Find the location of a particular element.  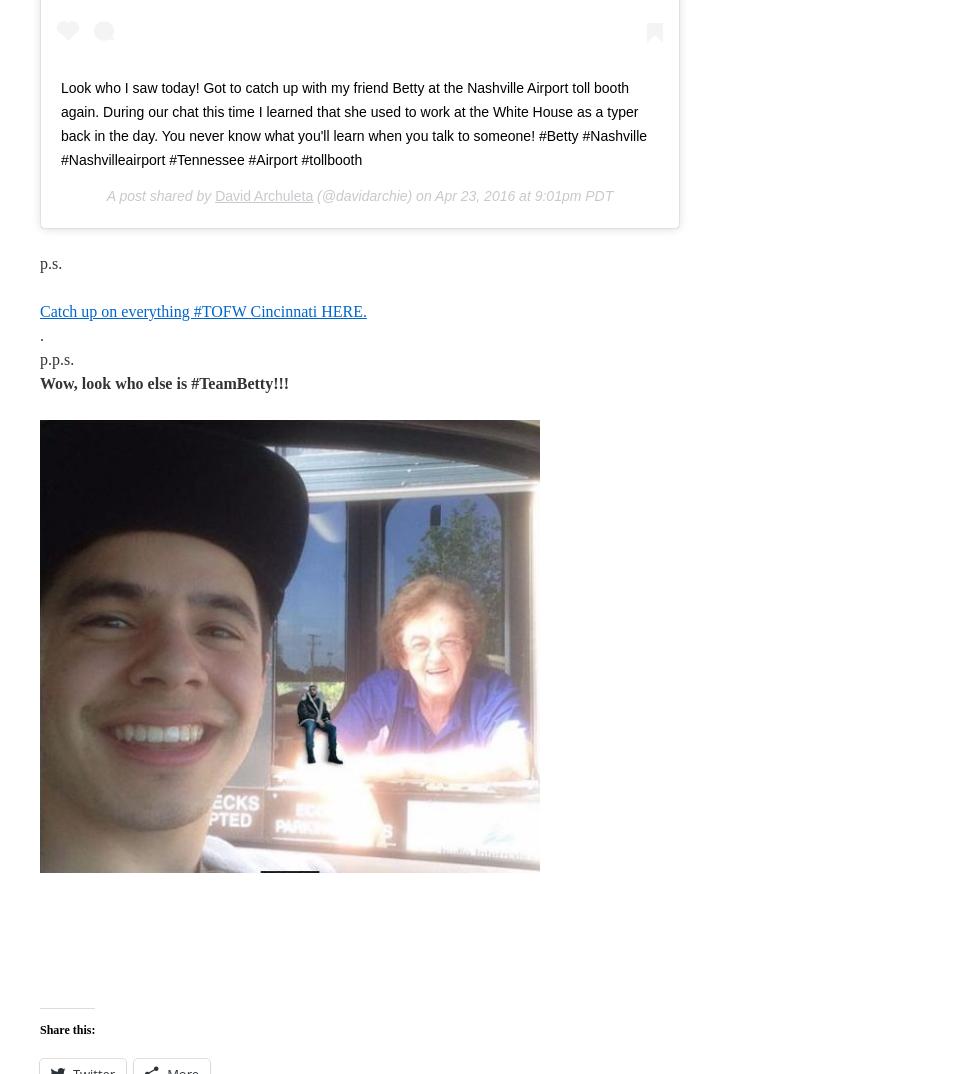

'Share this:' is located at coordinates (67, 1028).